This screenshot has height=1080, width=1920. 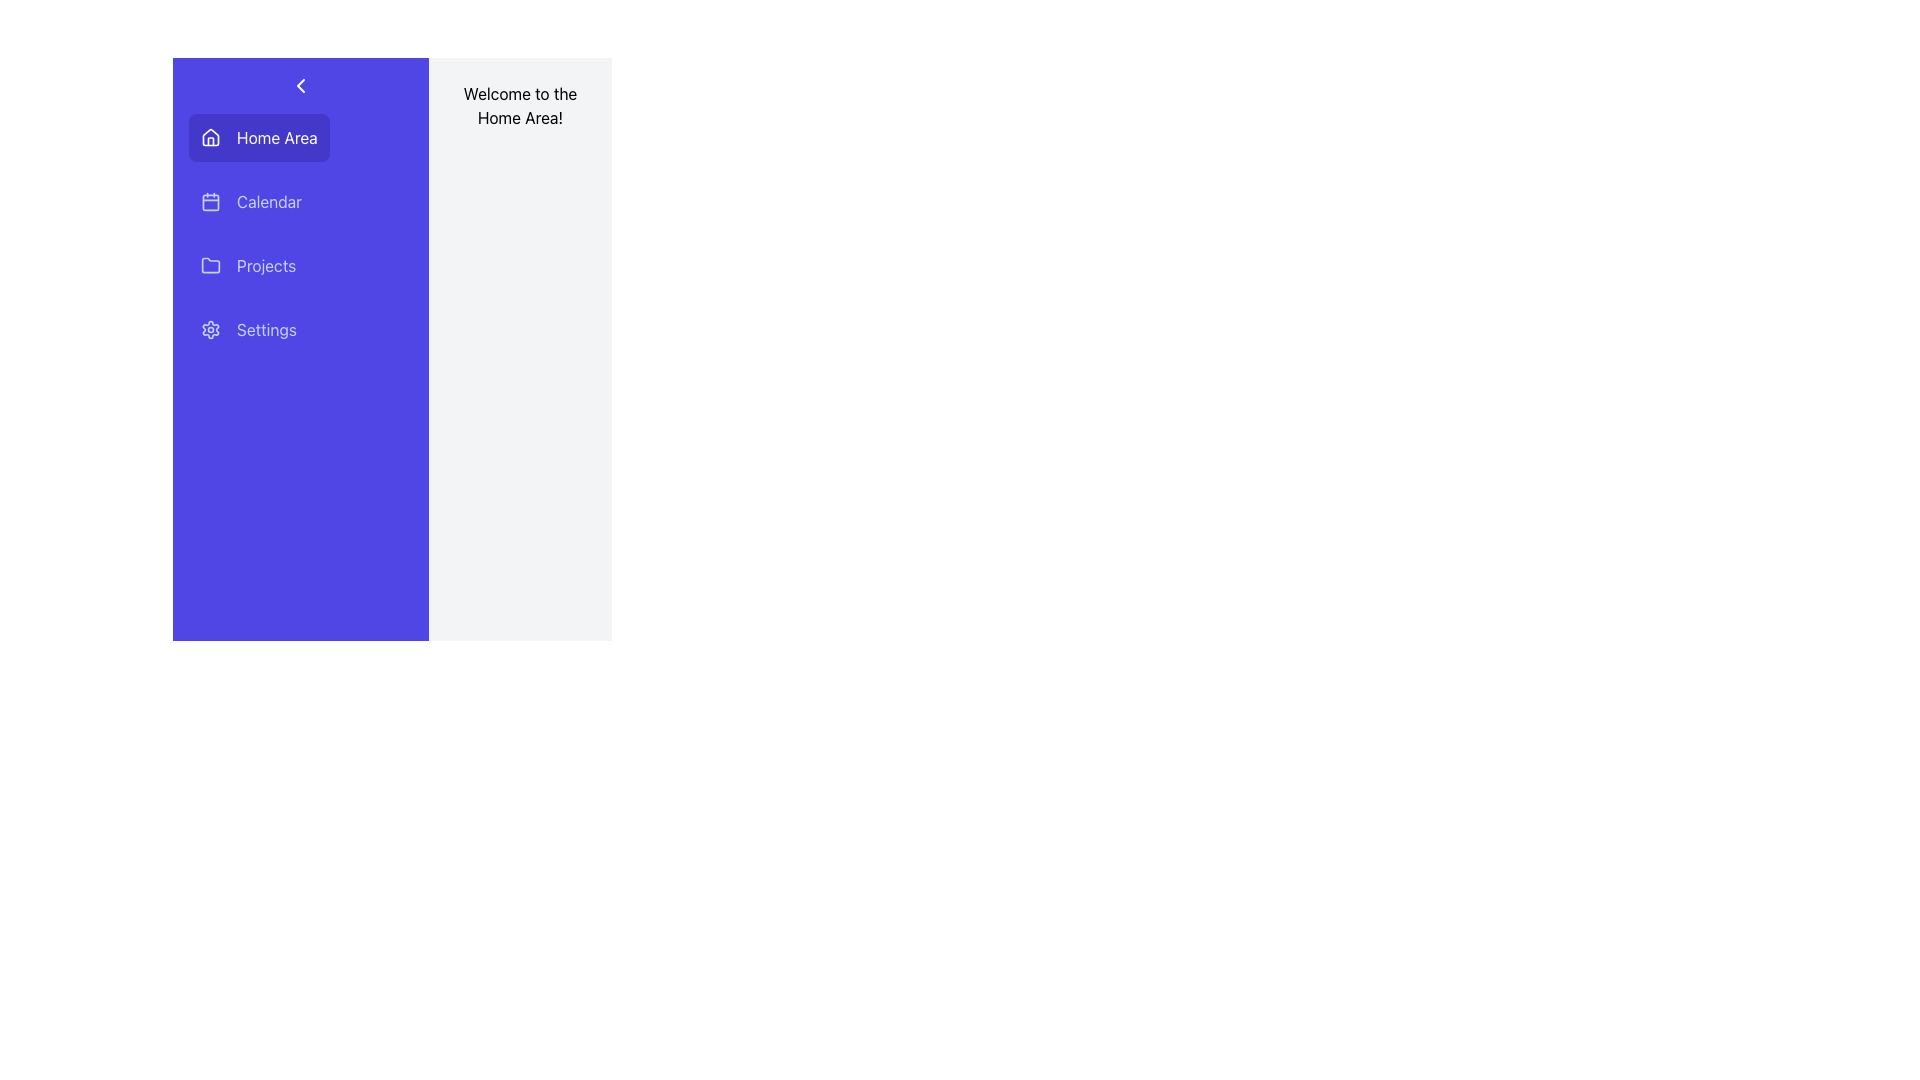 I want to click on the 'Settings' button, which is the fourth item in the vertical list on the left sidebar, to observe its hover effects, so click(x=248, y=329).